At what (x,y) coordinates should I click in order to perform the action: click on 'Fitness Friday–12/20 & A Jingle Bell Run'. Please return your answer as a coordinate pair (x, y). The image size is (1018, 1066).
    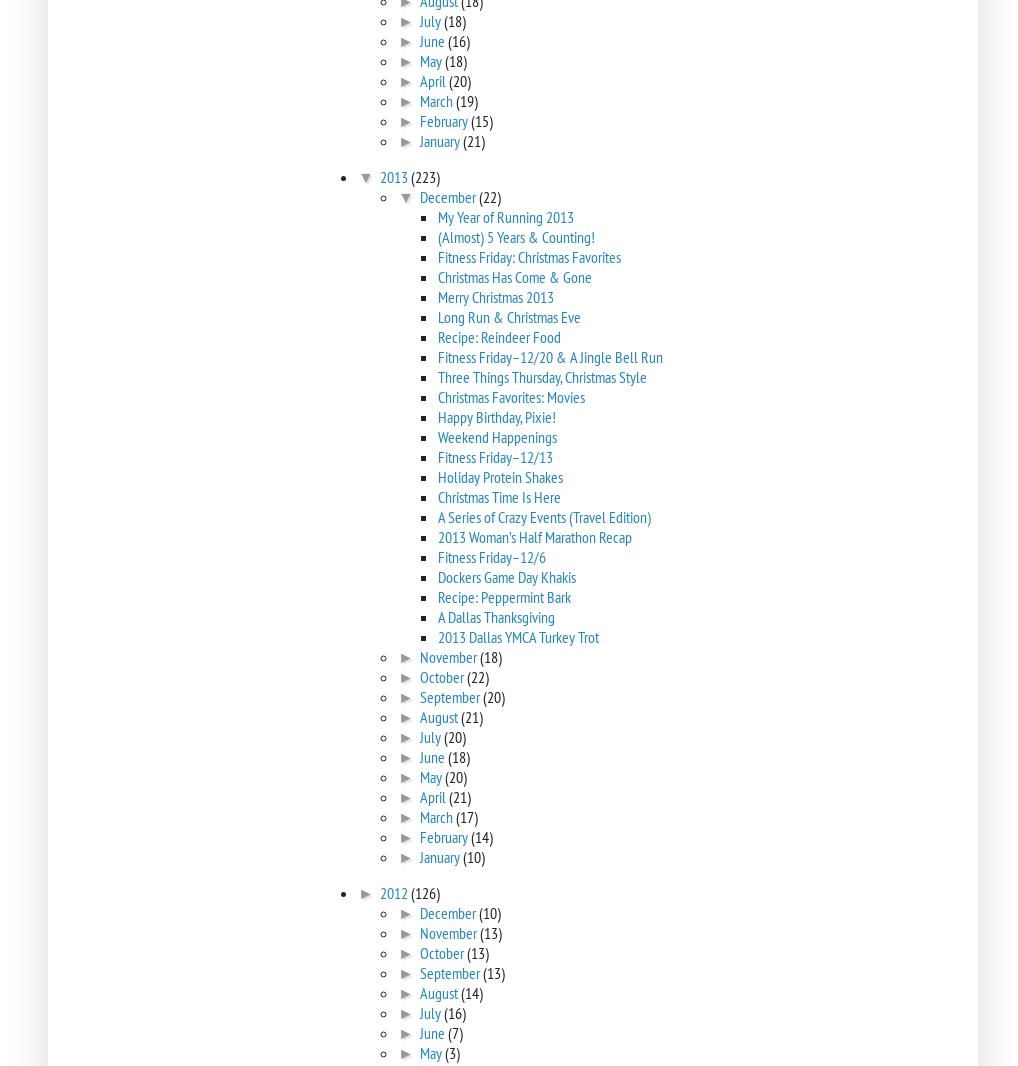
    Looking at the image, I should click on (549, 357).